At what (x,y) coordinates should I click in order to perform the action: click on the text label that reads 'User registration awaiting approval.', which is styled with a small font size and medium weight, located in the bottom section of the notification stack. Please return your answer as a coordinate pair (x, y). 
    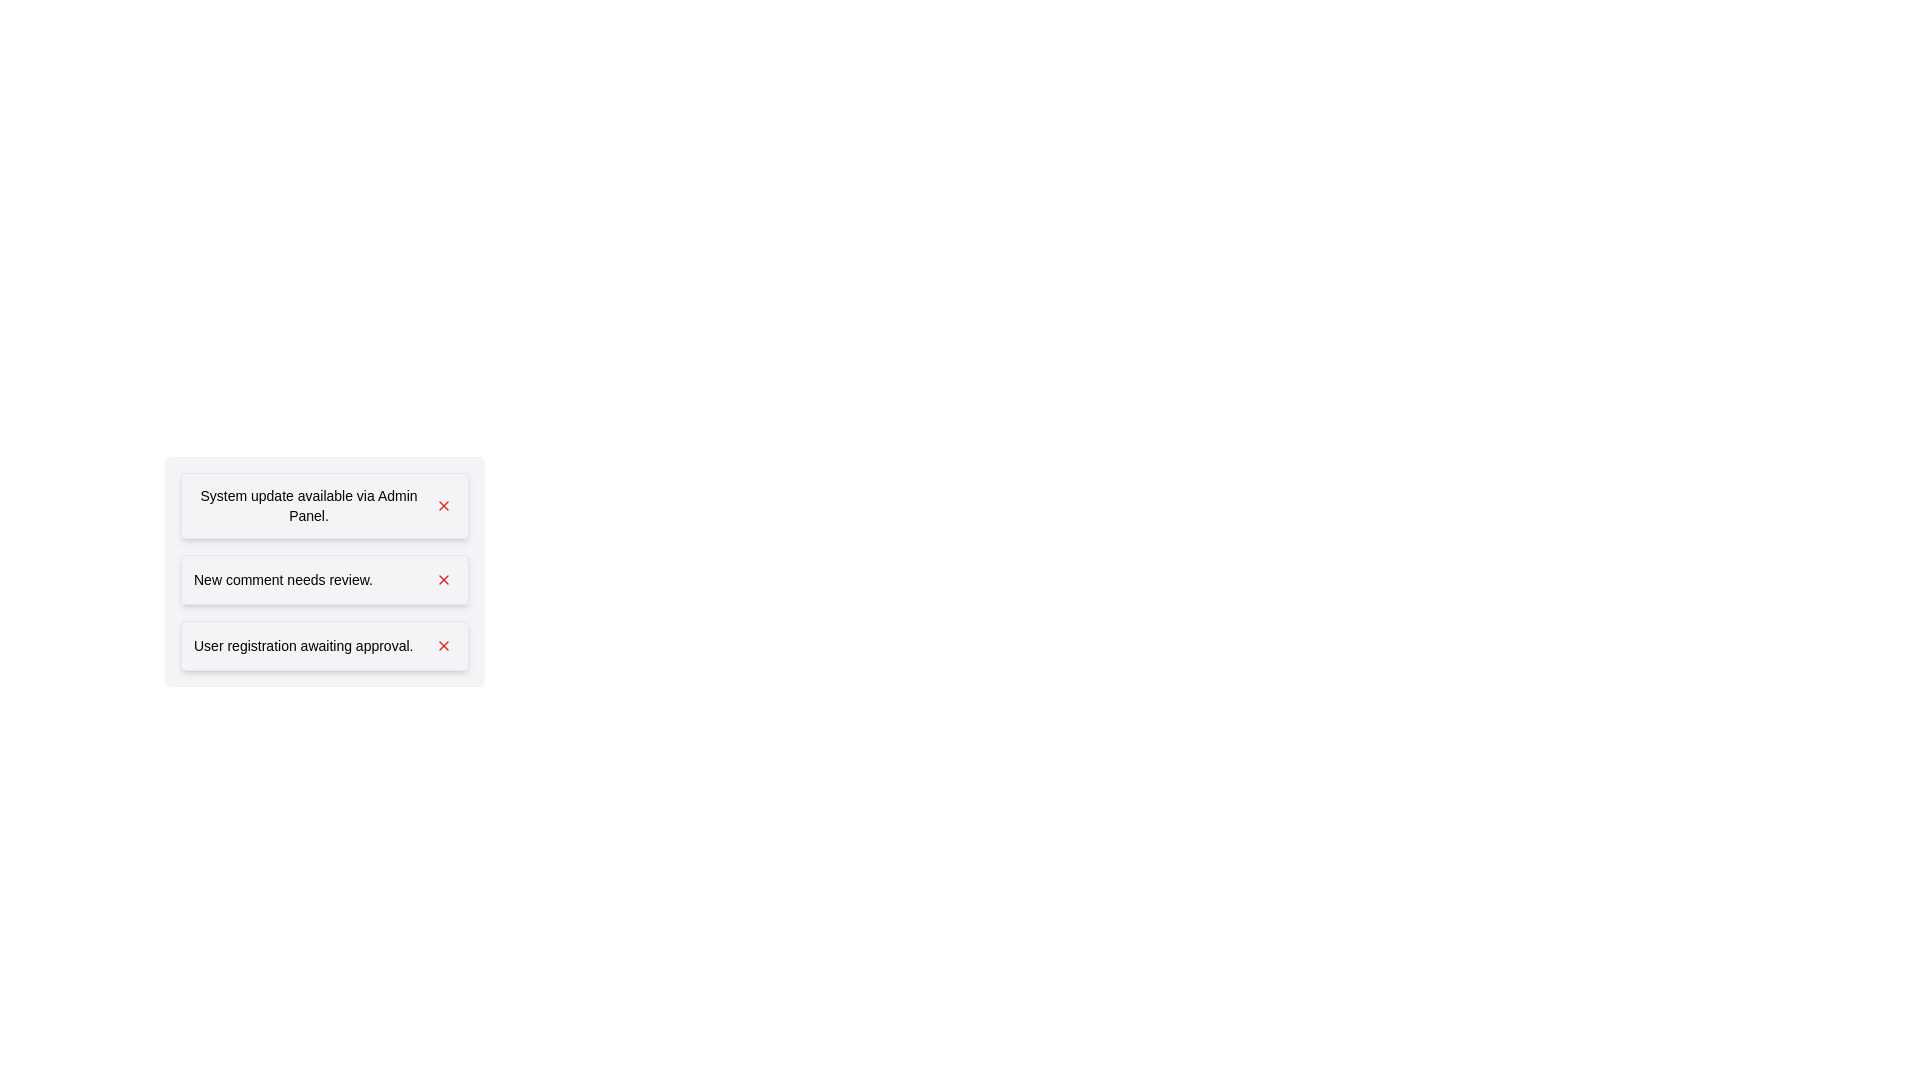
    Looking at the image, I should click on (302, 645).